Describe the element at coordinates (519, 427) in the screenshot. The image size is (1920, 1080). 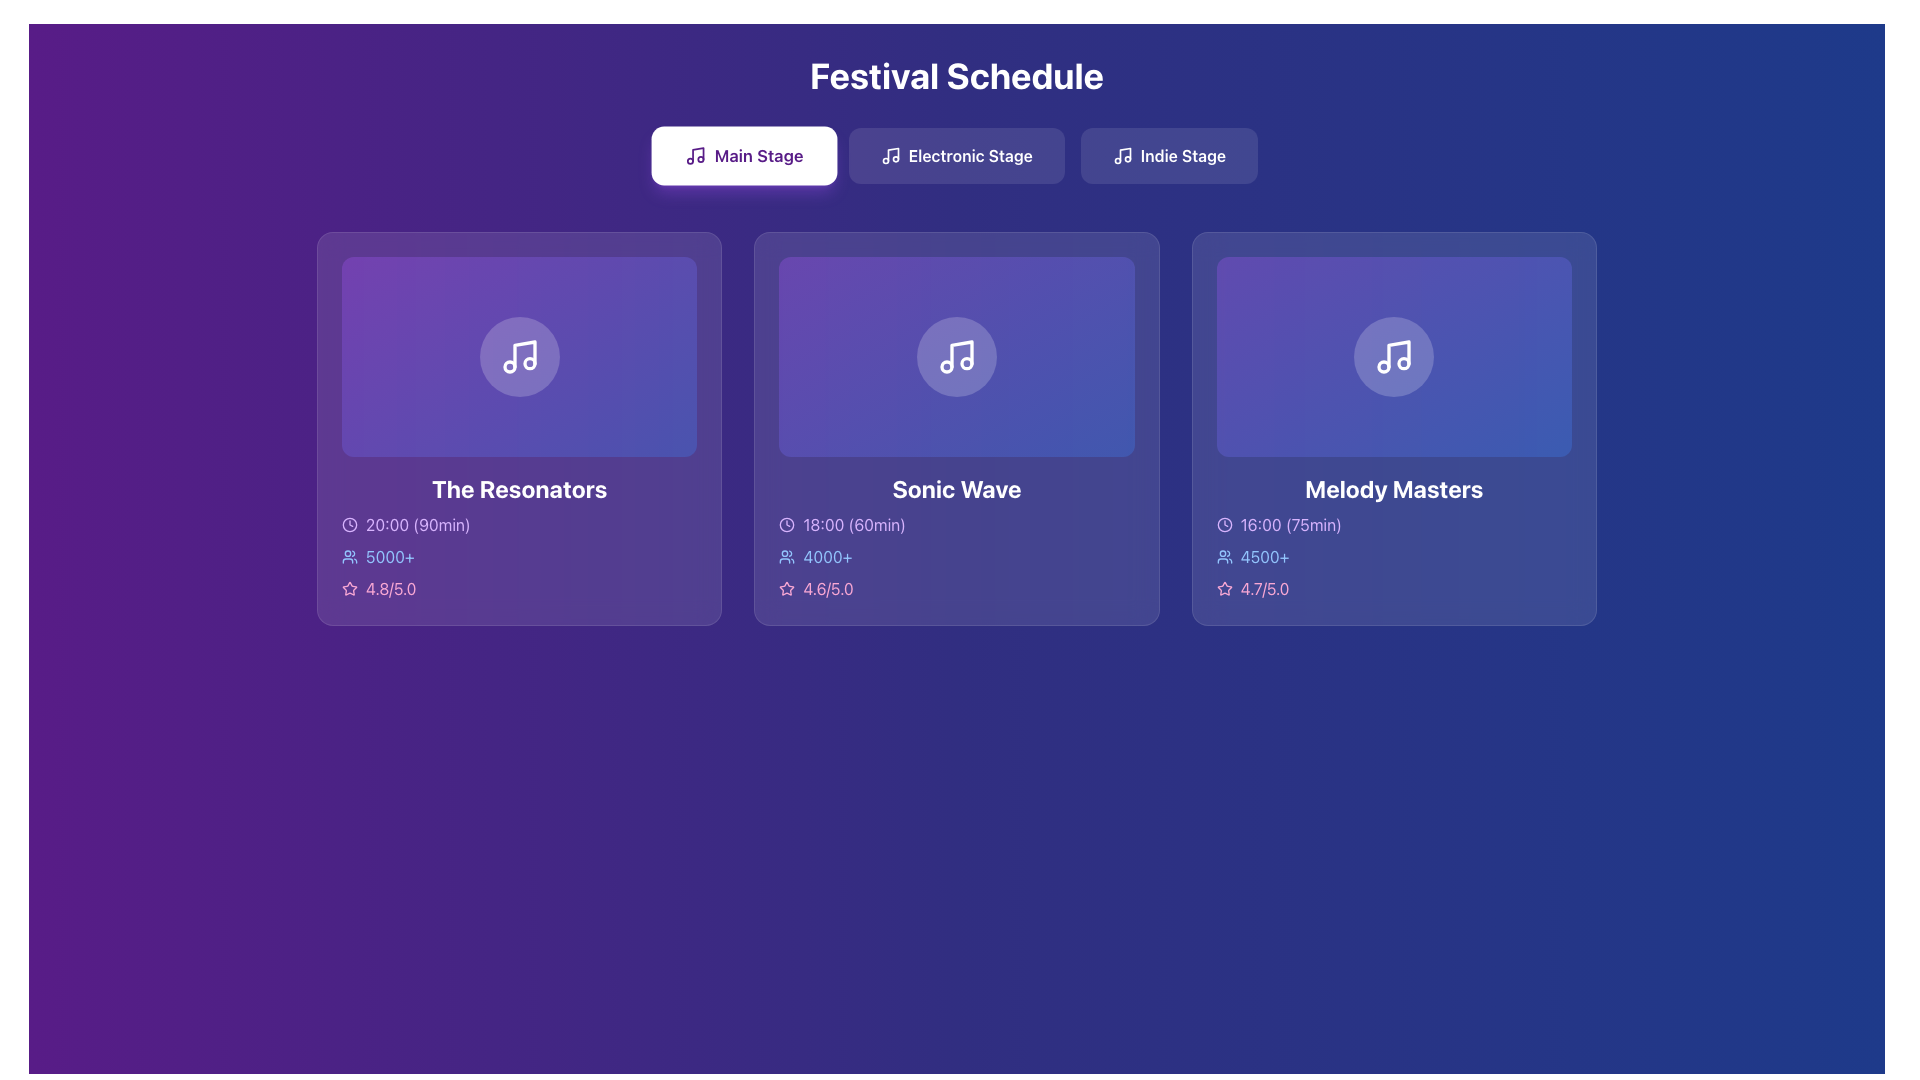
I see `the leftmost card in the grid layout, titled 'The Resonators'` at that location.